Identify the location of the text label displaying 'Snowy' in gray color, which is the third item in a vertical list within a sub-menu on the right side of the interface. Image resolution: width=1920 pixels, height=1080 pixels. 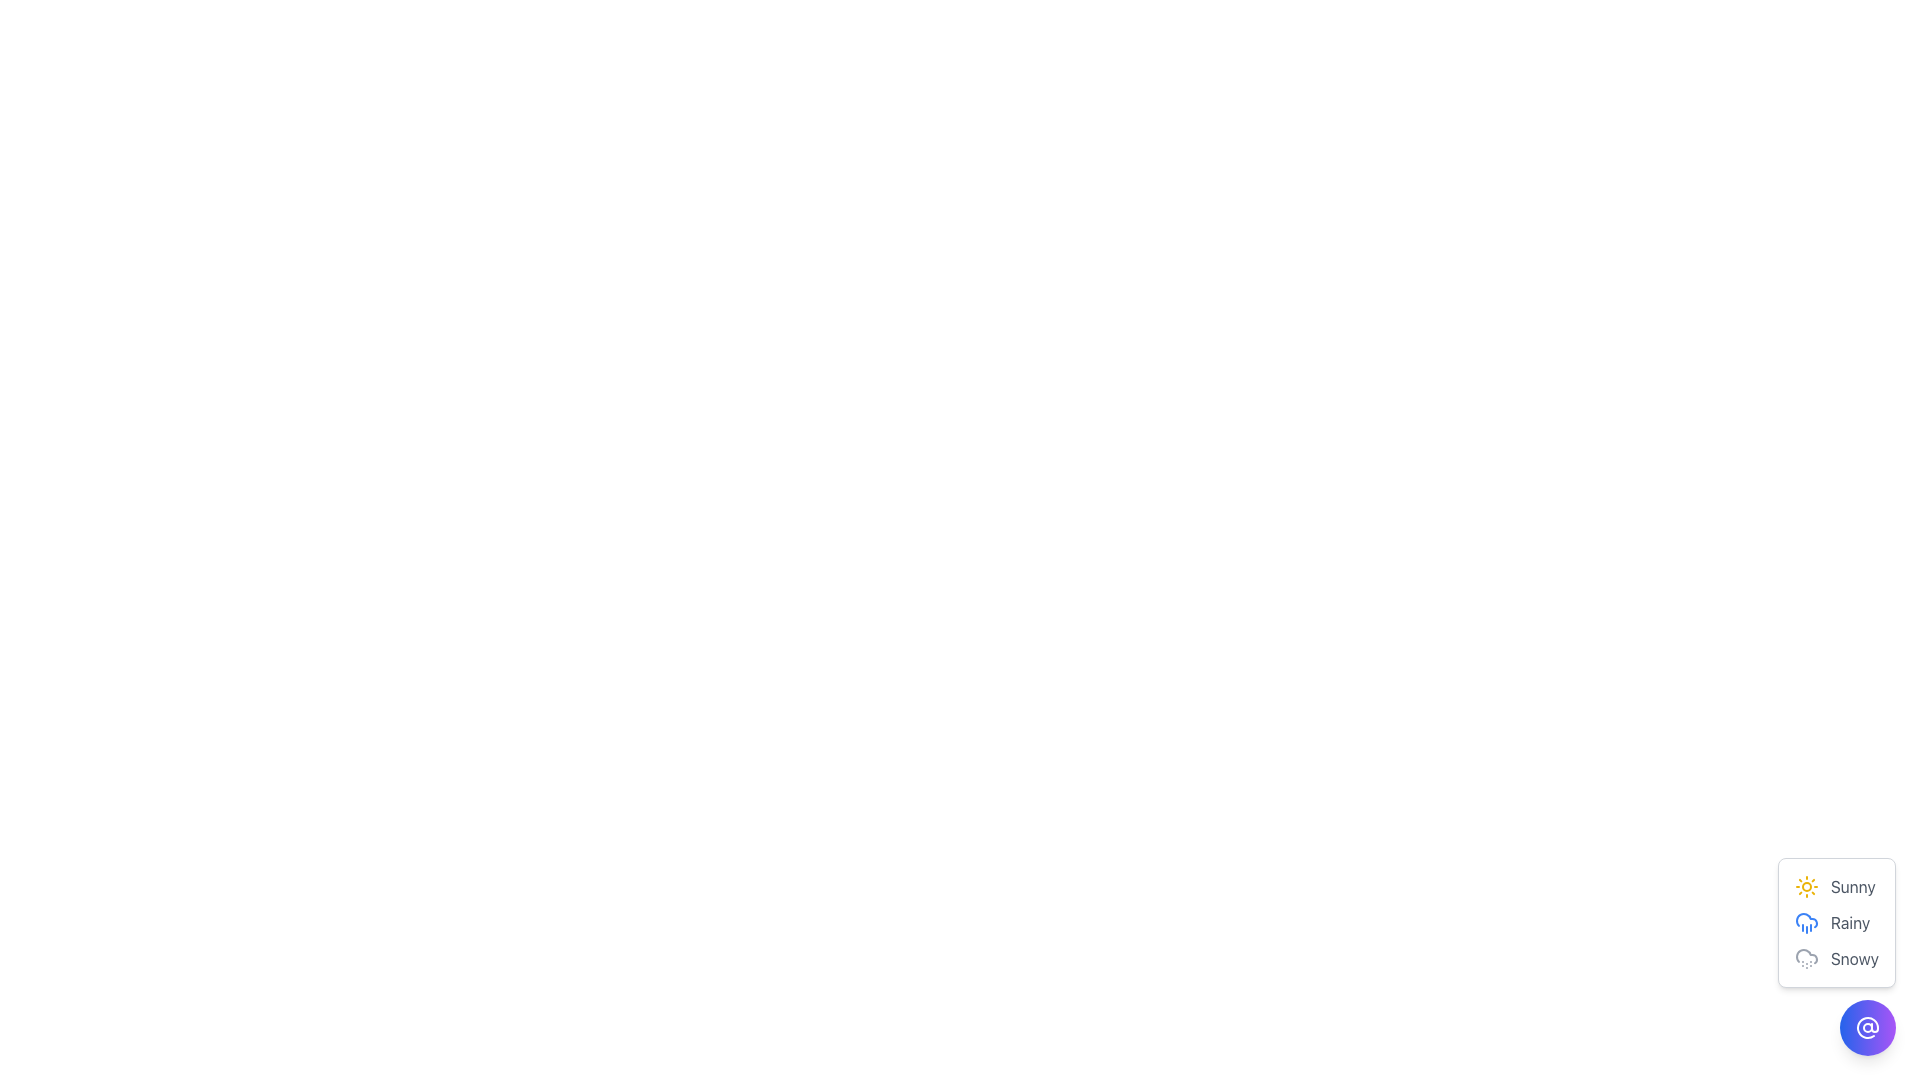
(1853, 958).